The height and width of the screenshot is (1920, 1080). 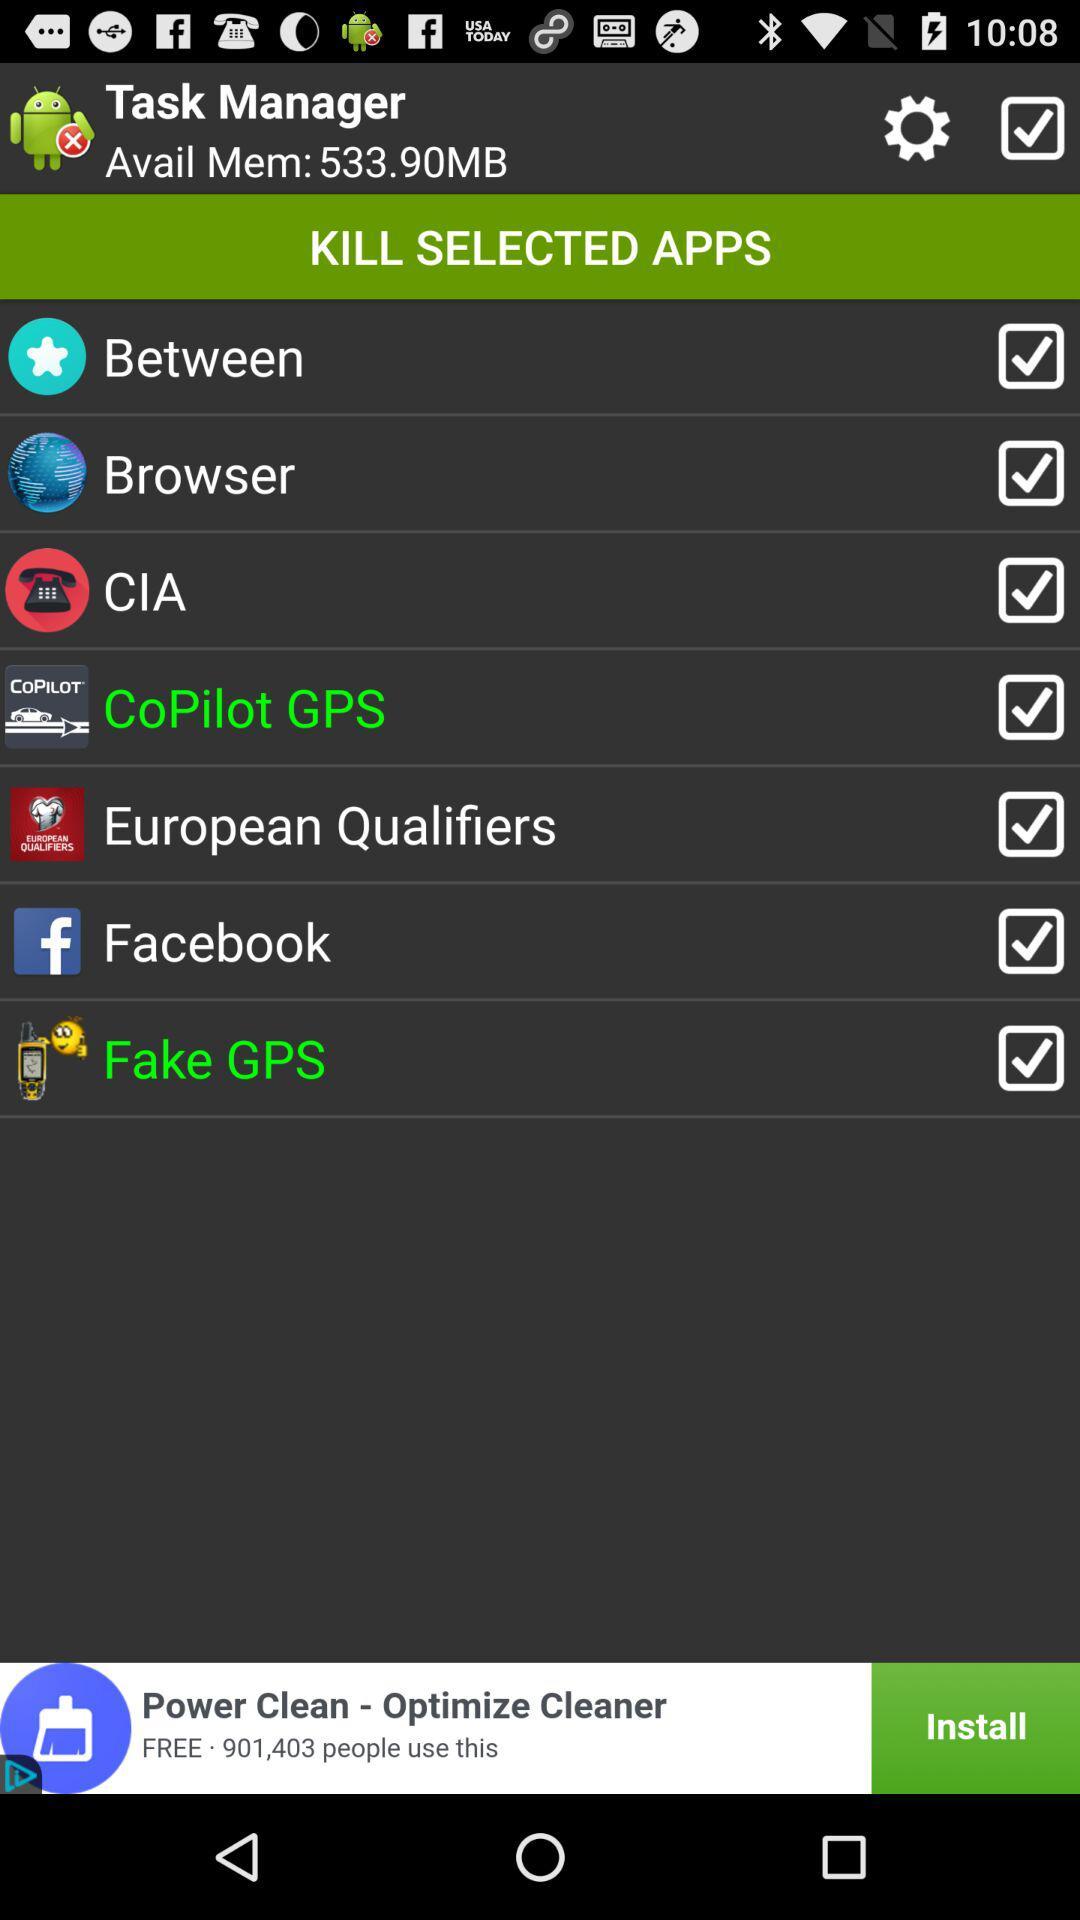 I want to click on apps, so click(x=1027, y=127).